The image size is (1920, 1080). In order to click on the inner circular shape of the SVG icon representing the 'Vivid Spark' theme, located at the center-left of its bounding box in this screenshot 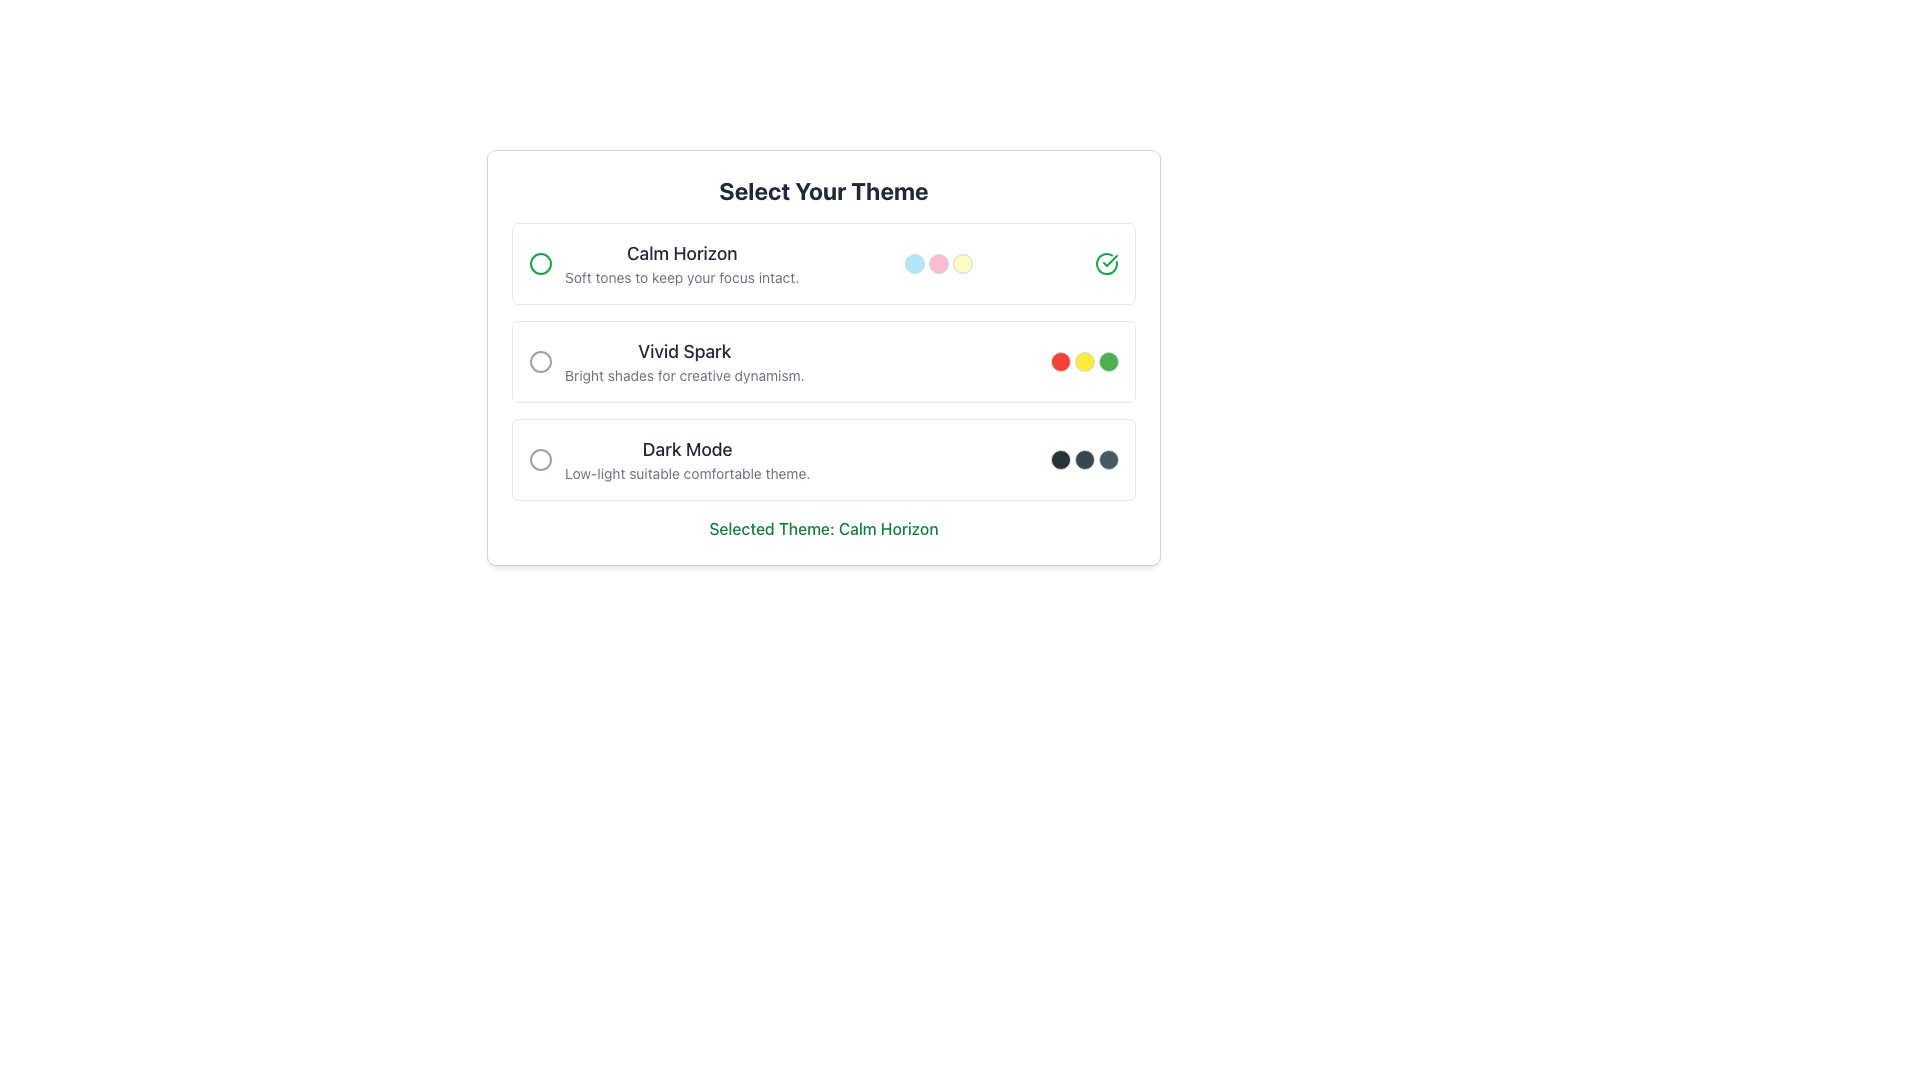, I will do `click(541, 362)`.